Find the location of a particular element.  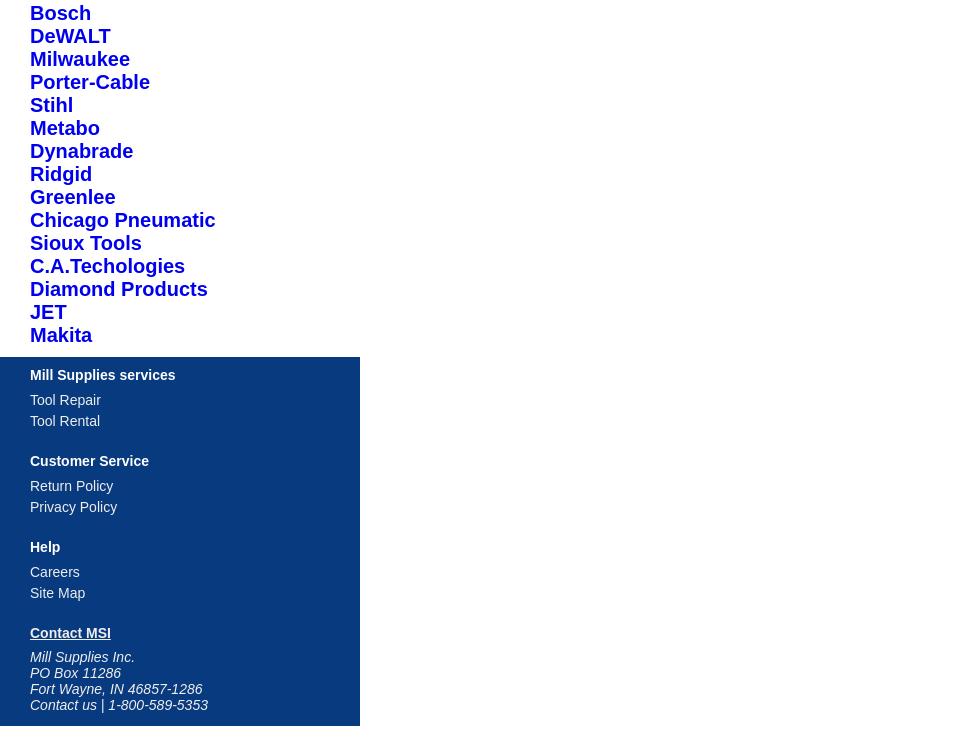

'Milwaukee' is located at coordinates (79, 57).